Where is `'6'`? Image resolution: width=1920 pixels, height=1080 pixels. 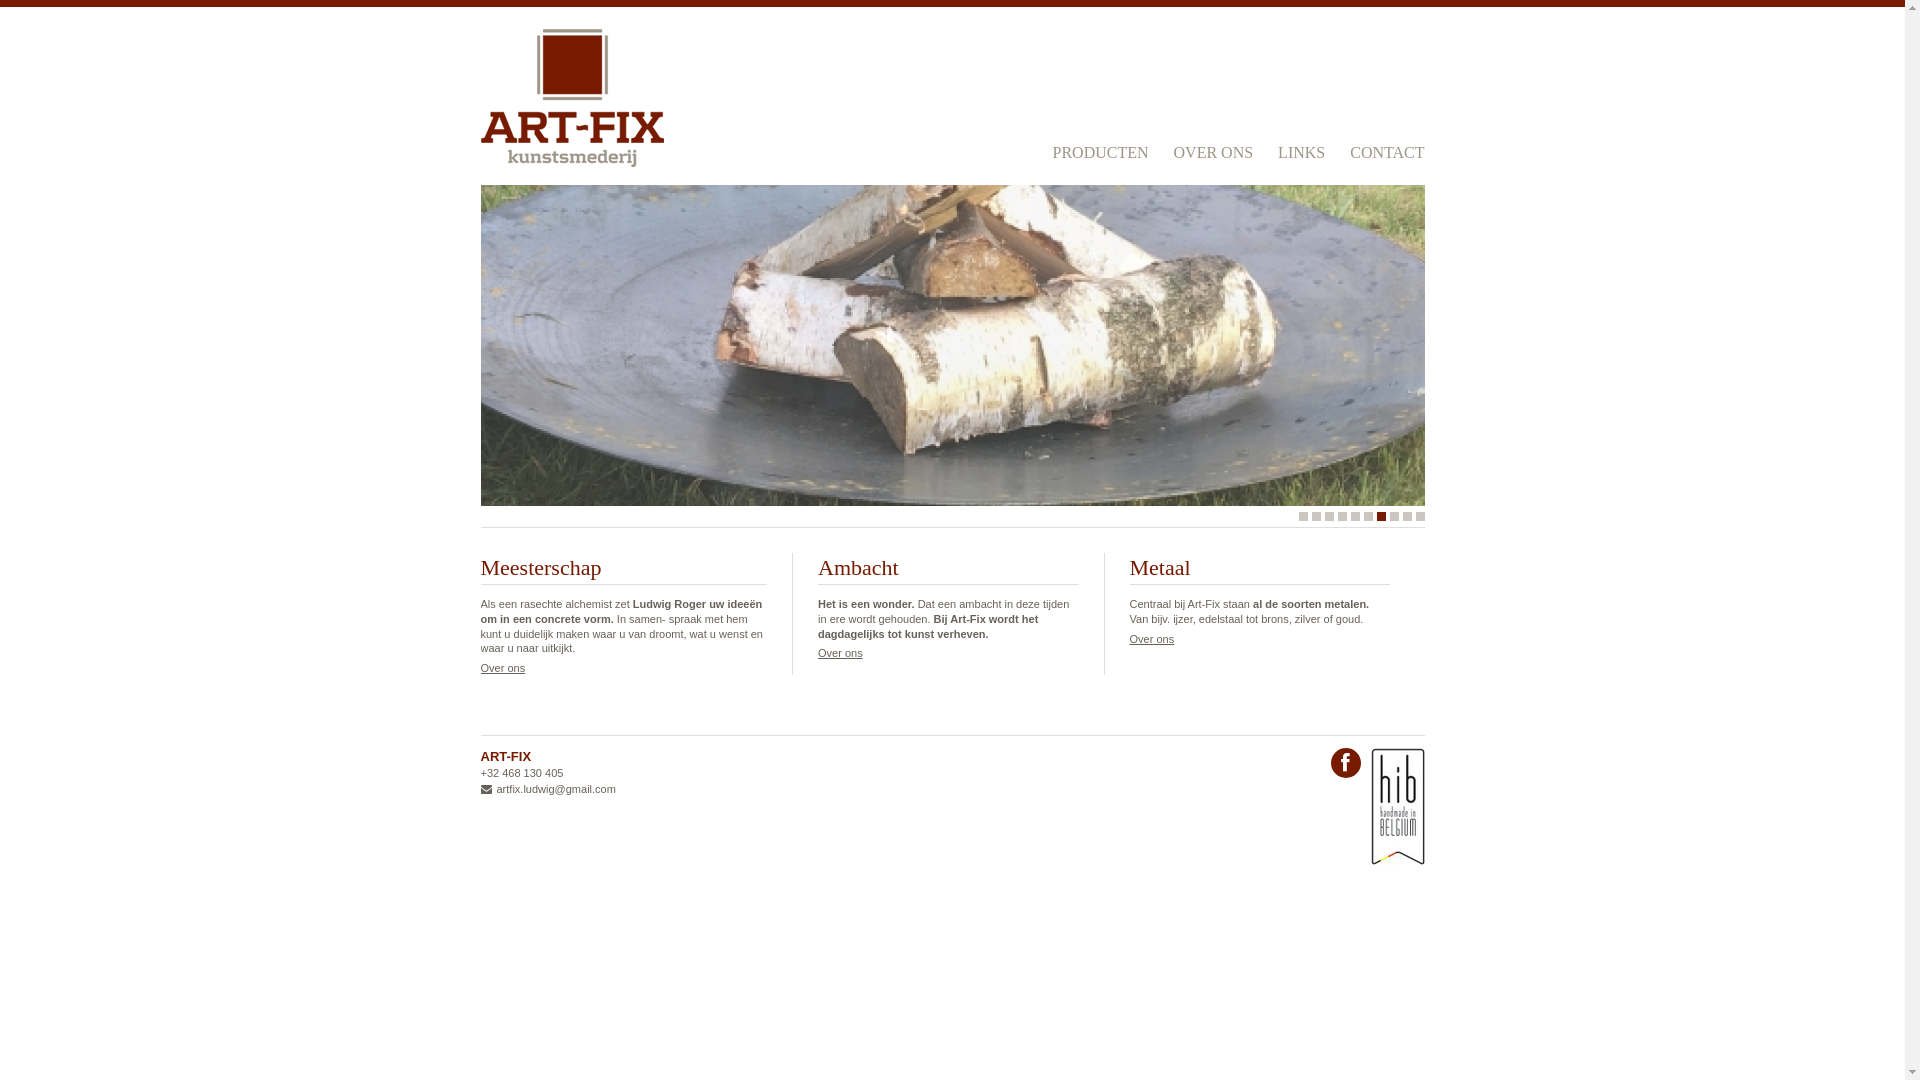
'6' is located at coordinates (1367, 515).